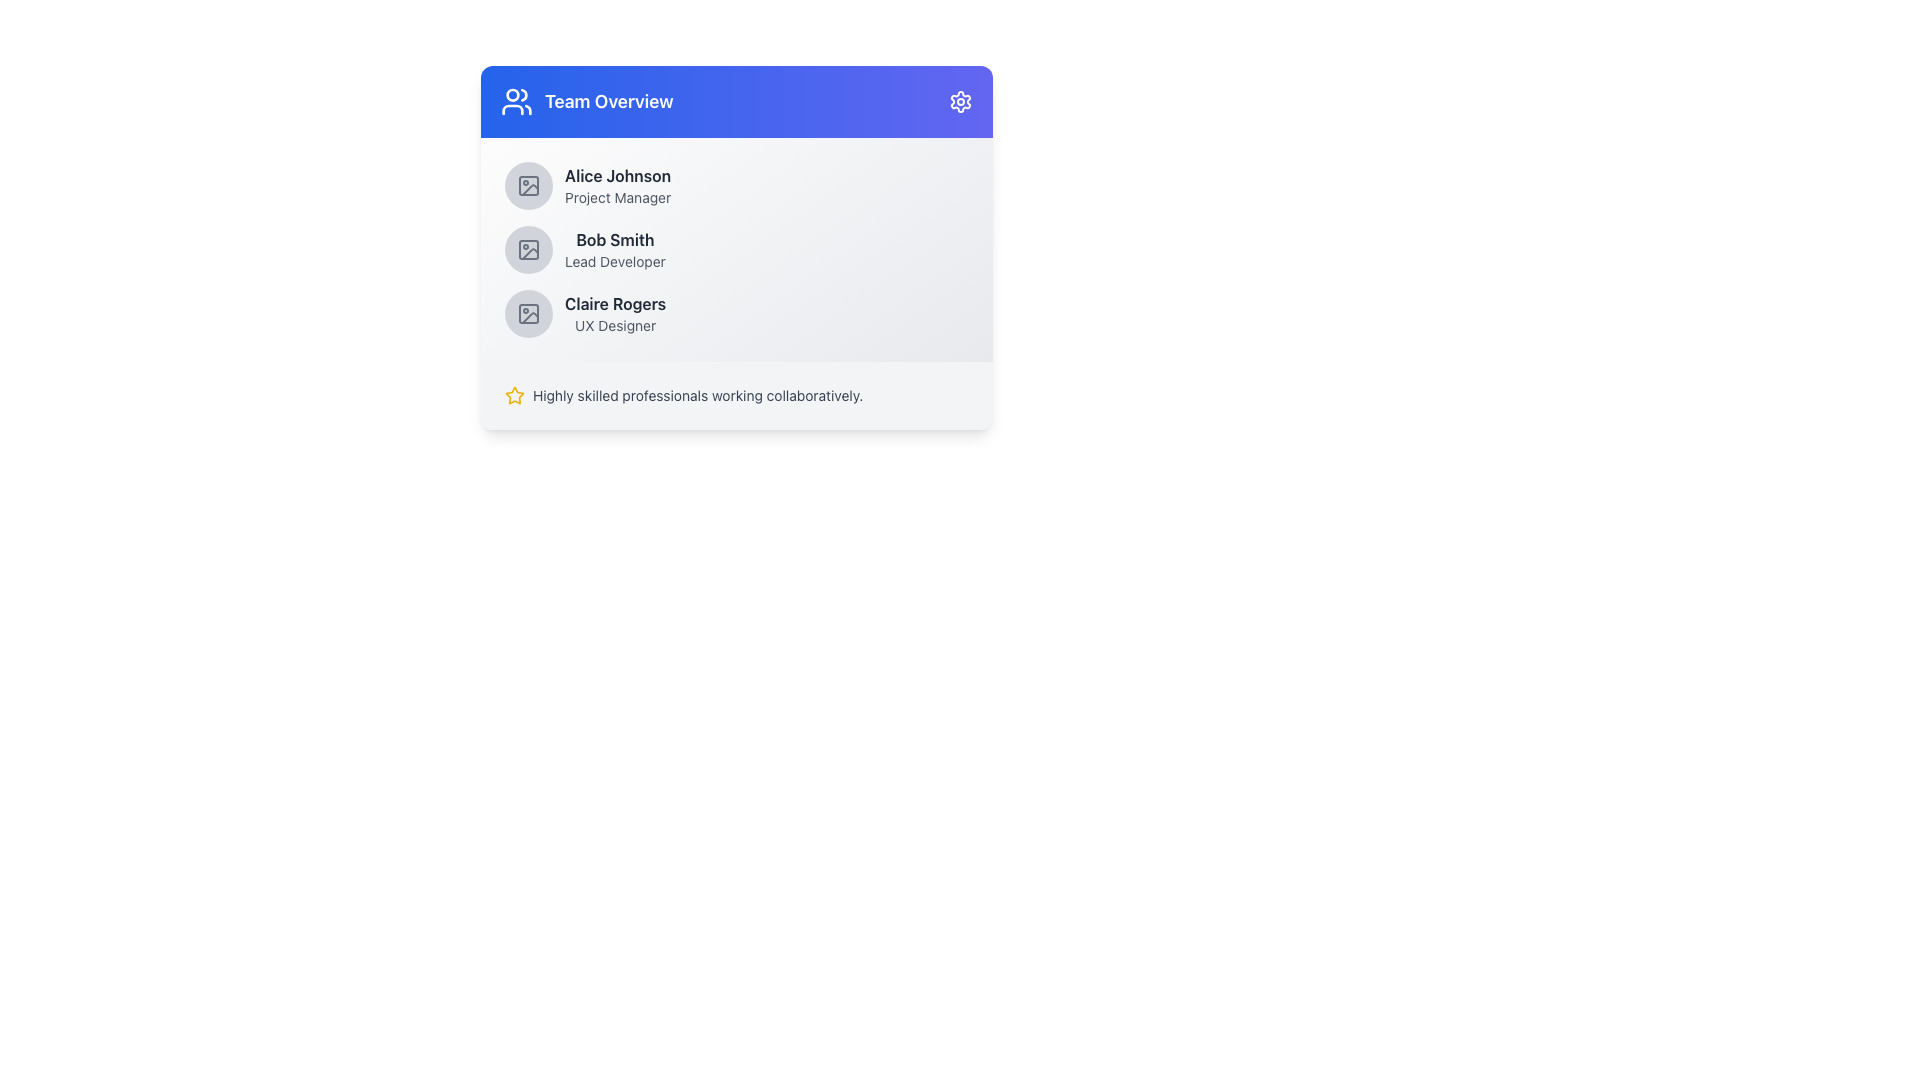 Image resolution: width=1920 pixels, height=1080 pixels. Describe the element at coordinates (524, 95) in the screenshot. I see `the small, rounded icon associated with the 'Team Overview' title located in the top-left corner of the blue header bar of the card` at that location.